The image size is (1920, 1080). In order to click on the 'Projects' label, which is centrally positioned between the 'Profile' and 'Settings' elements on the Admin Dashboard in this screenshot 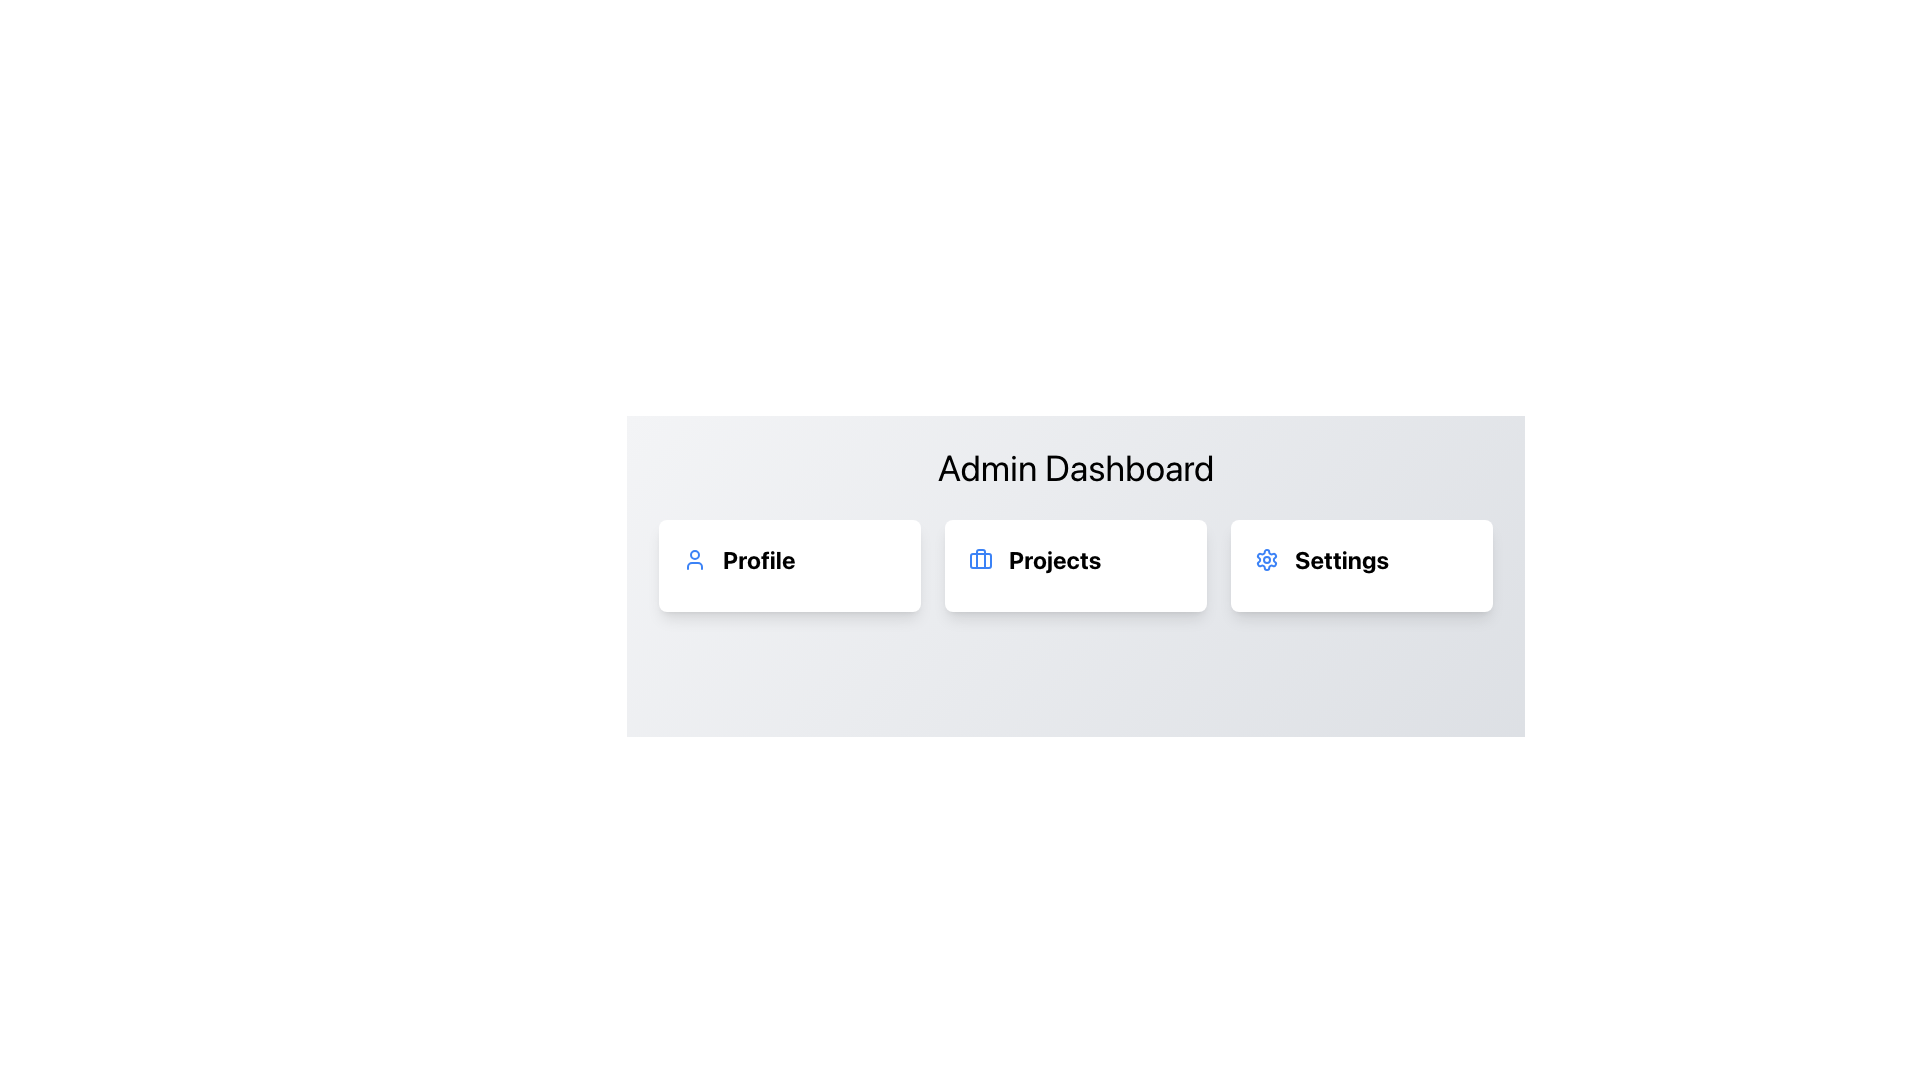, I will do `click(1074, 559)`.